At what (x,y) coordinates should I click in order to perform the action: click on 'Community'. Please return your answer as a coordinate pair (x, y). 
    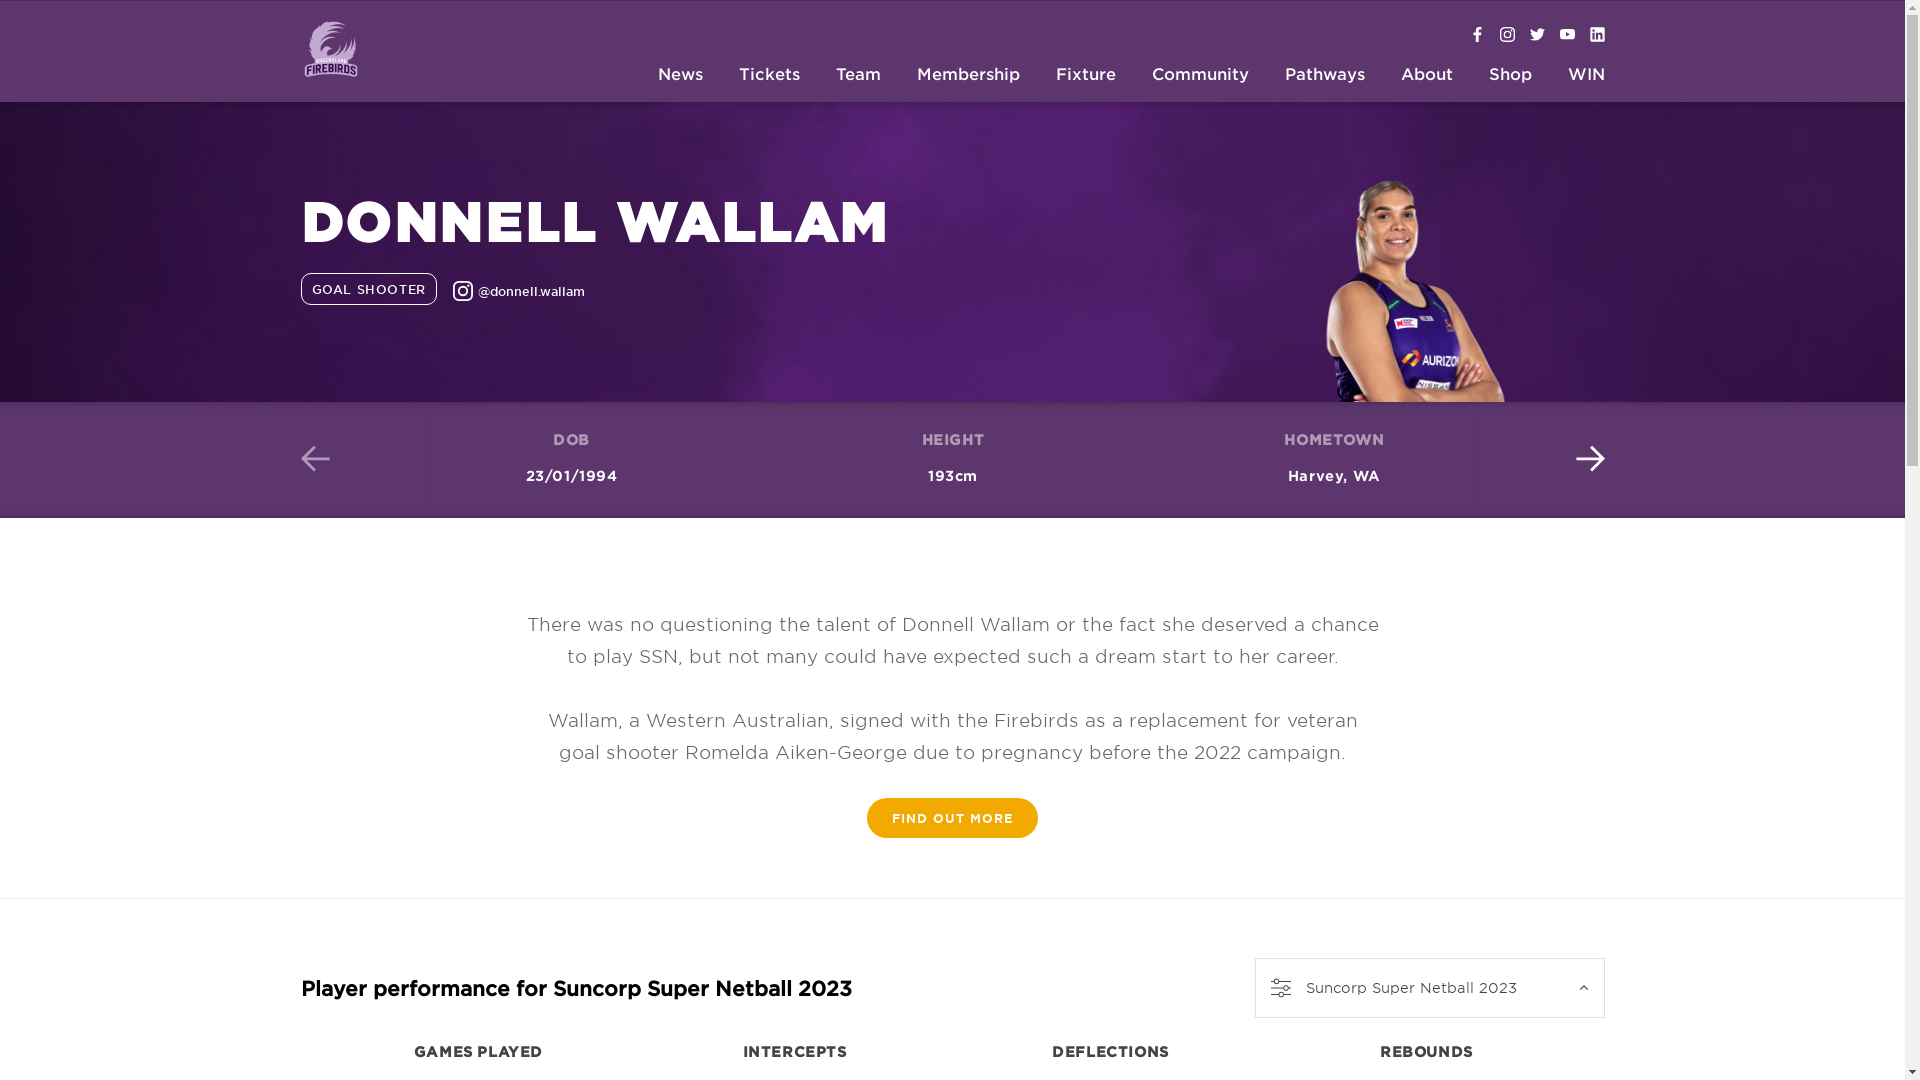
    Looking at the image, I should click on (1199, 75).